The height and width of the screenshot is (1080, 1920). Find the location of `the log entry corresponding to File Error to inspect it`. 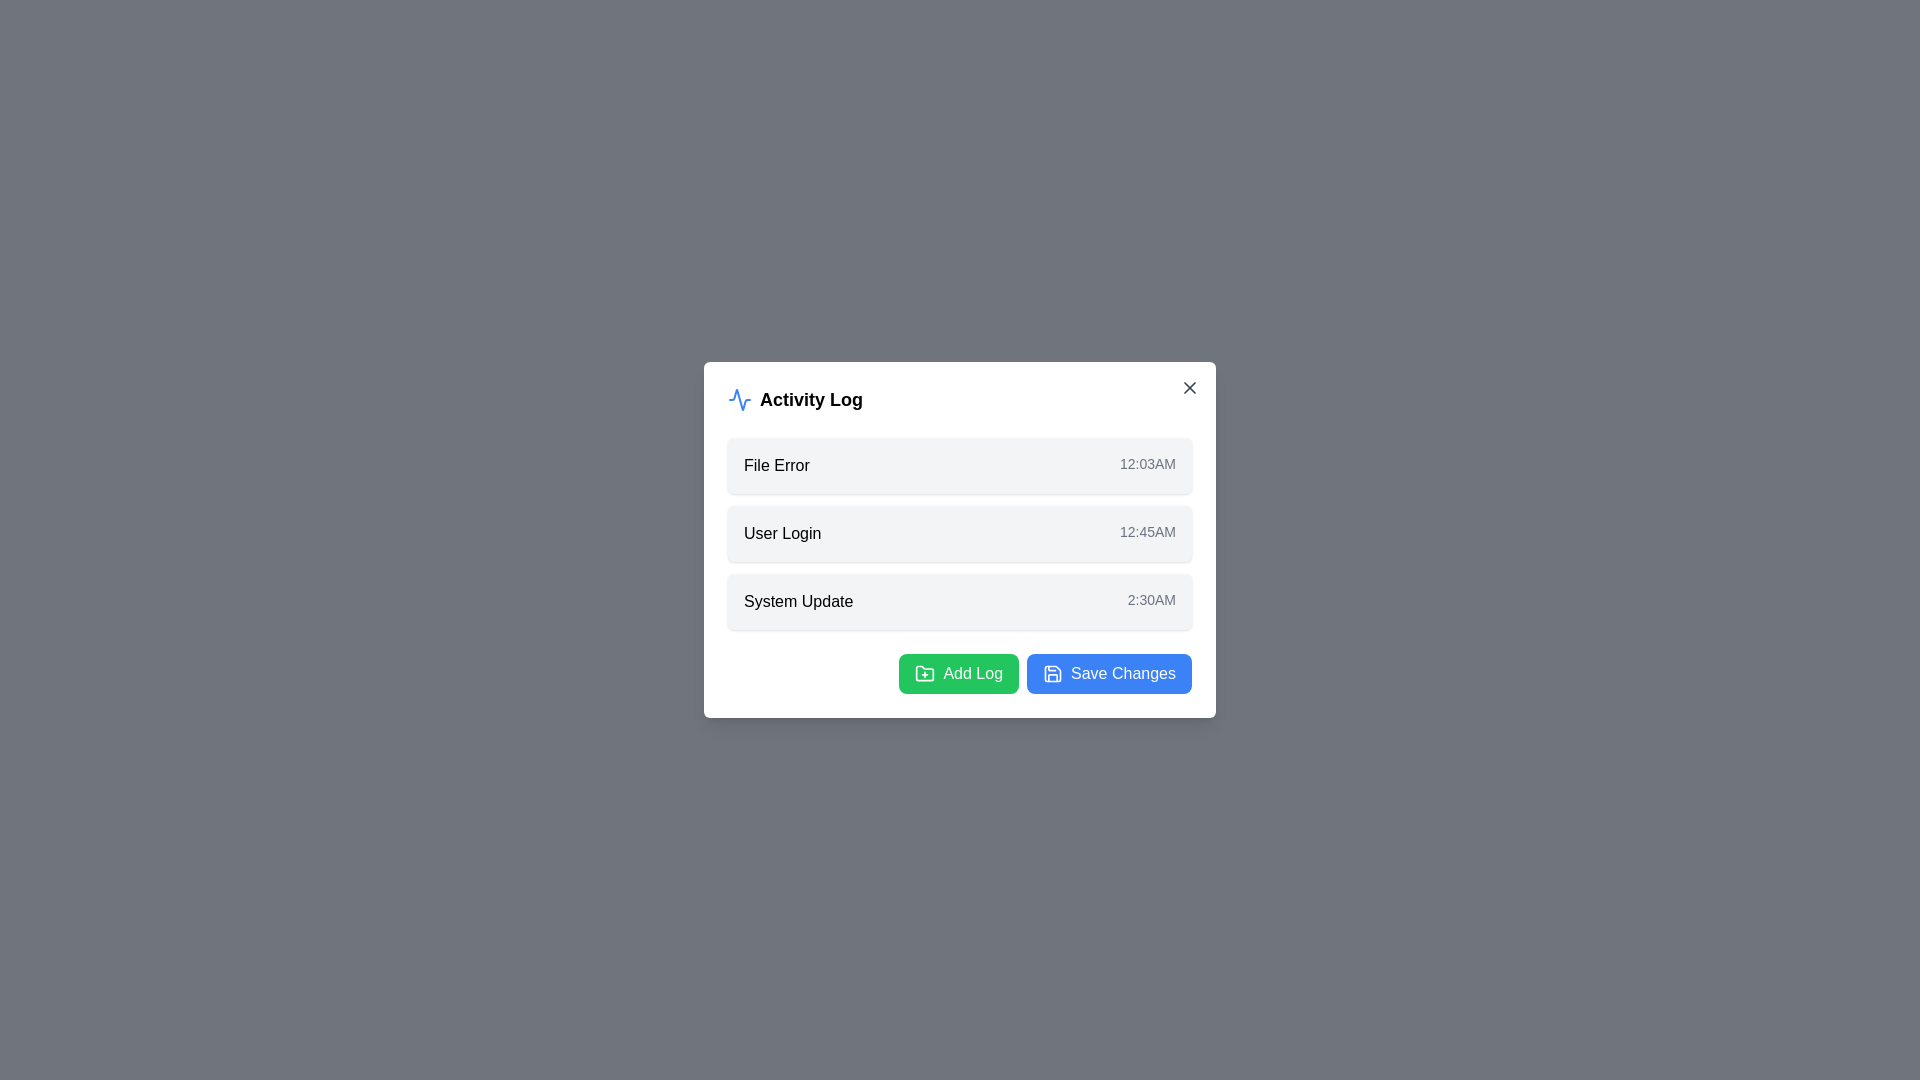

the log entry corresponding to File Error to inspect it is located at coordinates (960, 466).